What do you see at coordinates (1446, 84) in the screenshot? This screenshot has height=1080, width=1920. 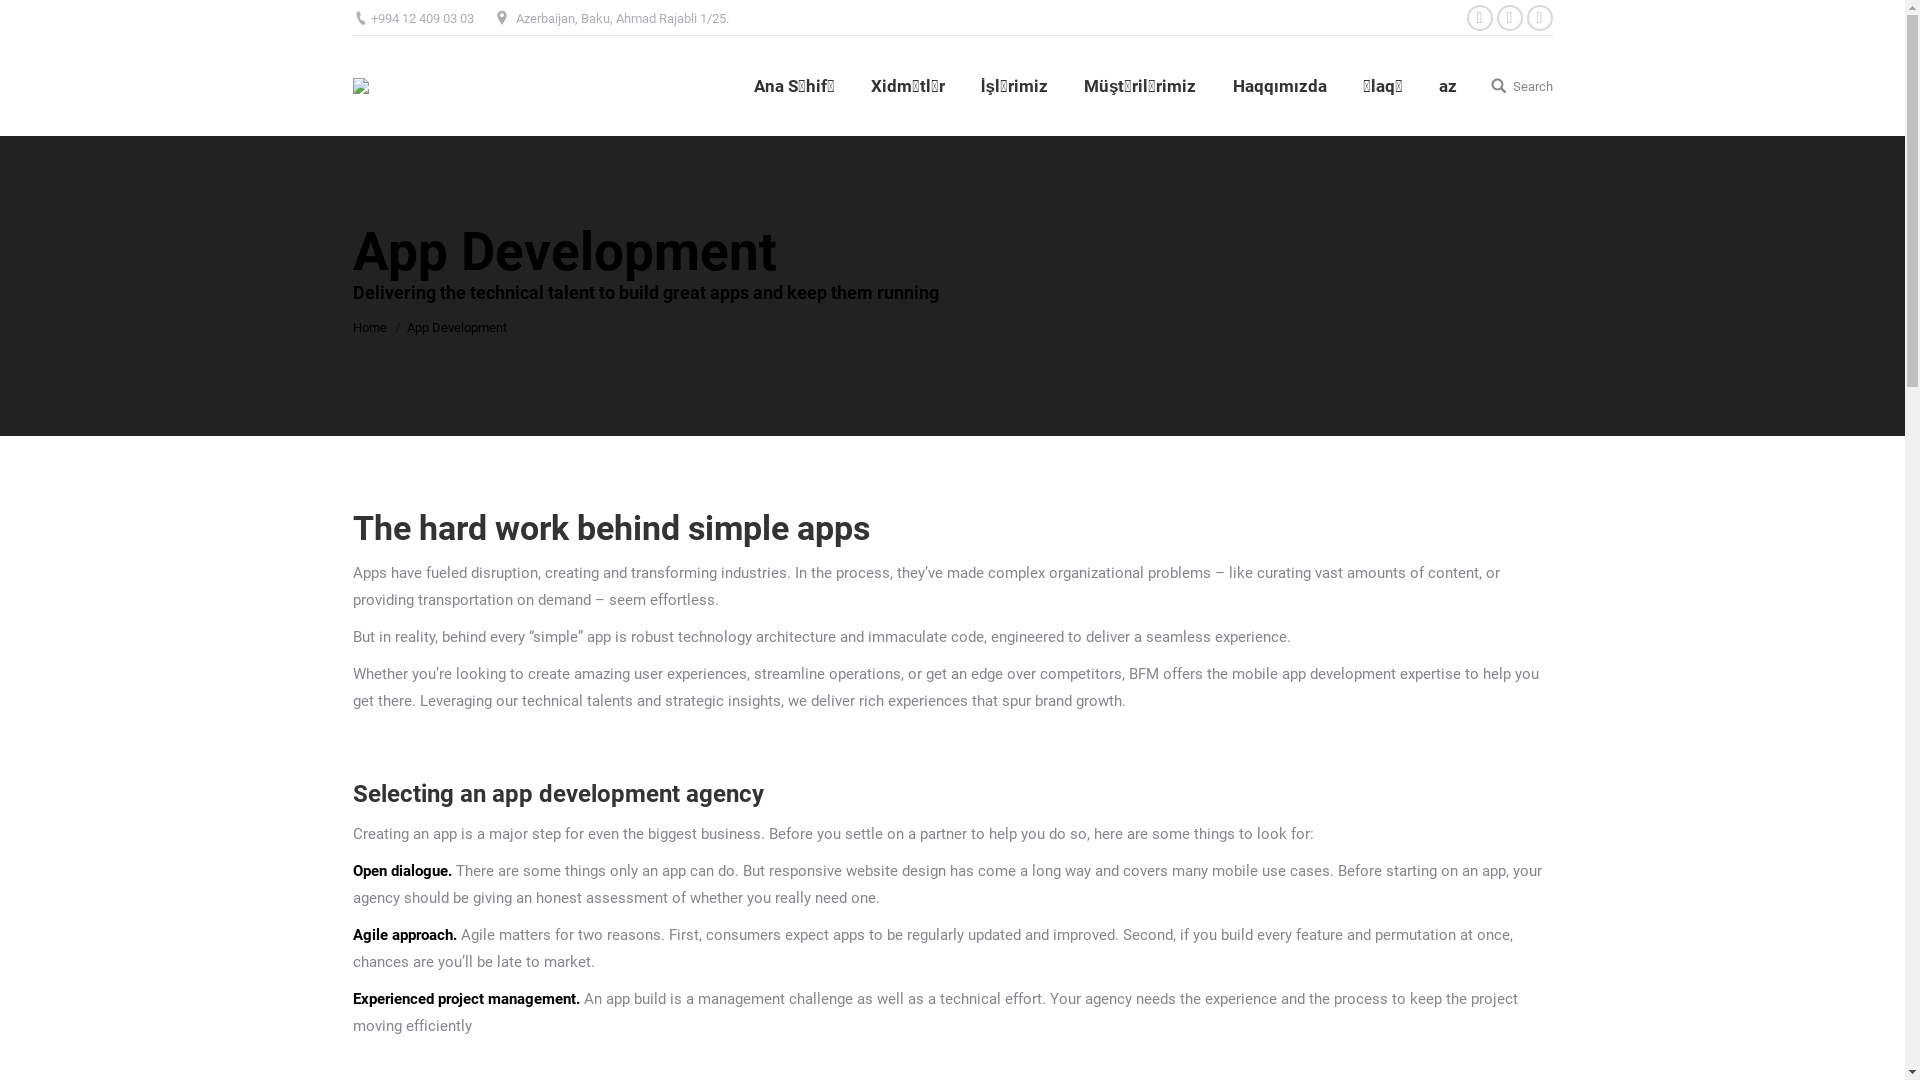 I see `'az'` at bounding box center [1446, 84].